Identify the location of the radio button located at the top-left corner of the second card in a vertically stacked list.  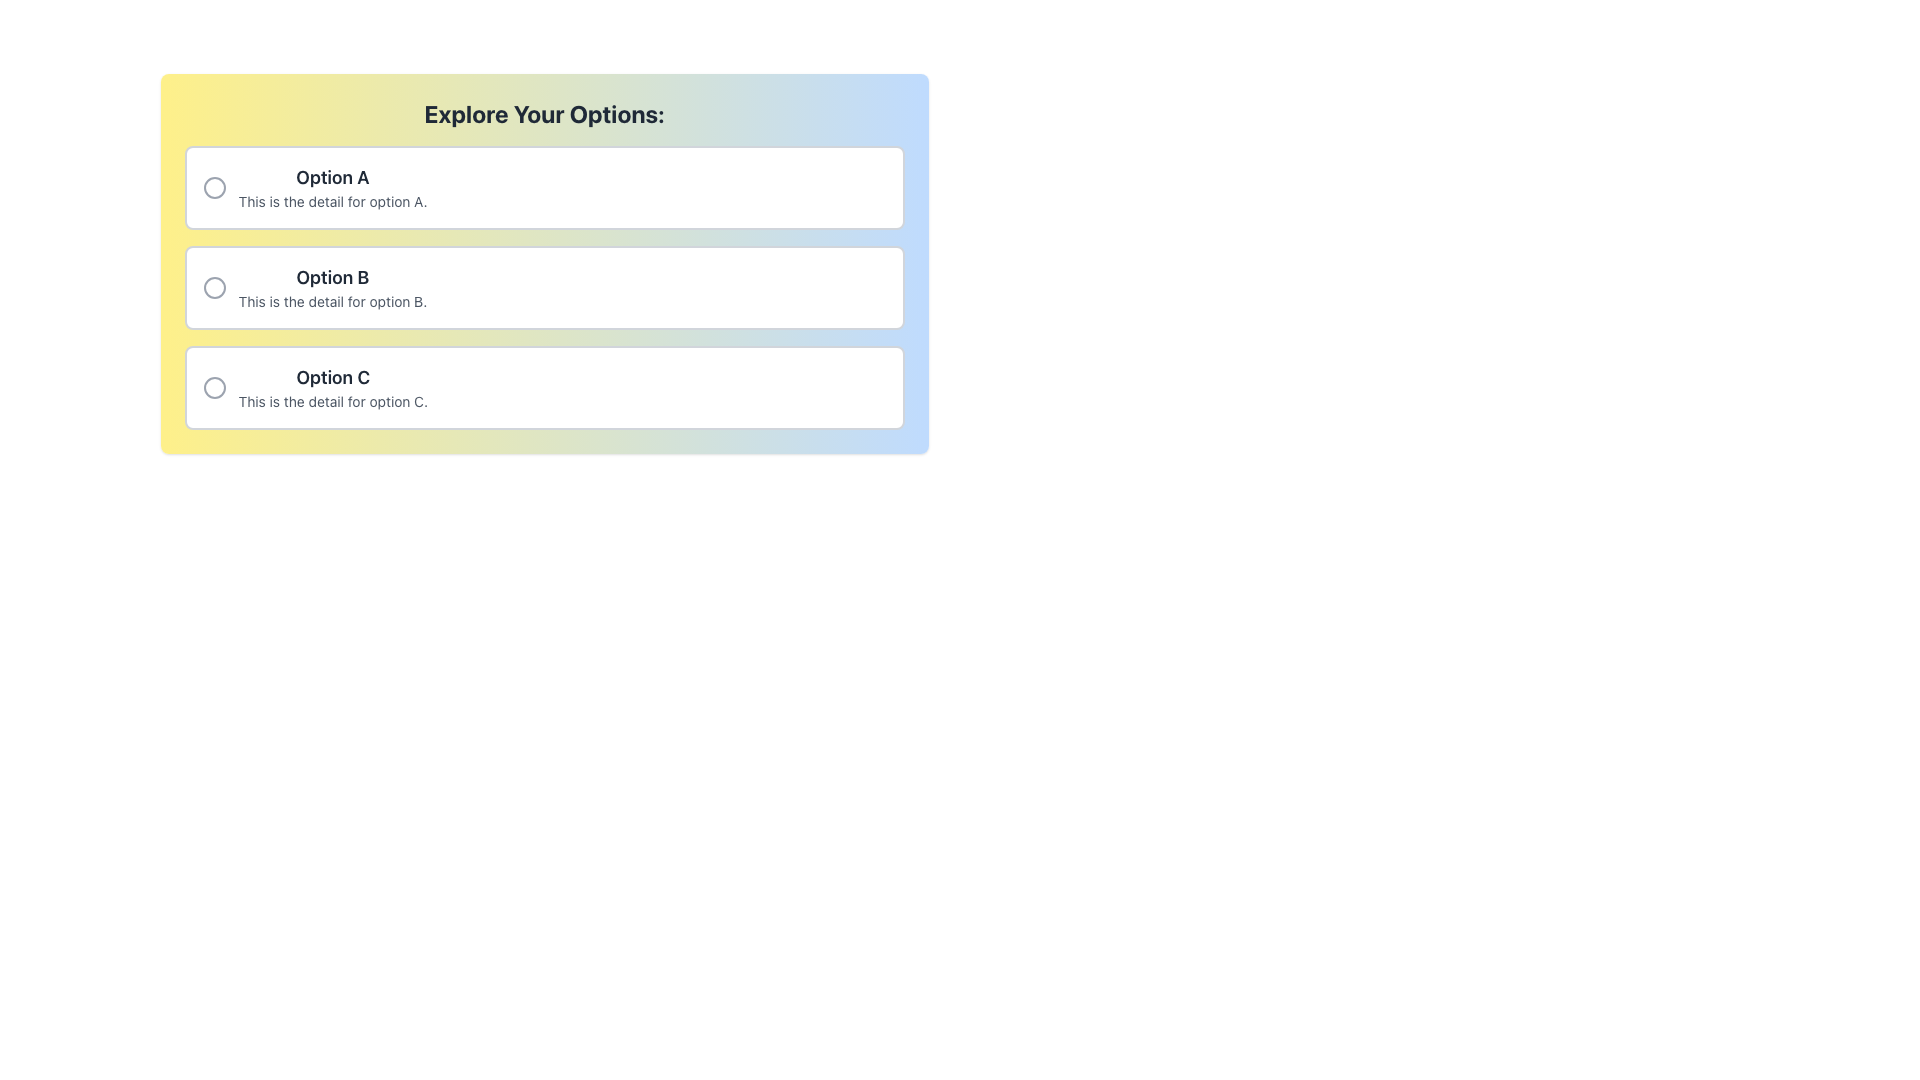
(214, 288).